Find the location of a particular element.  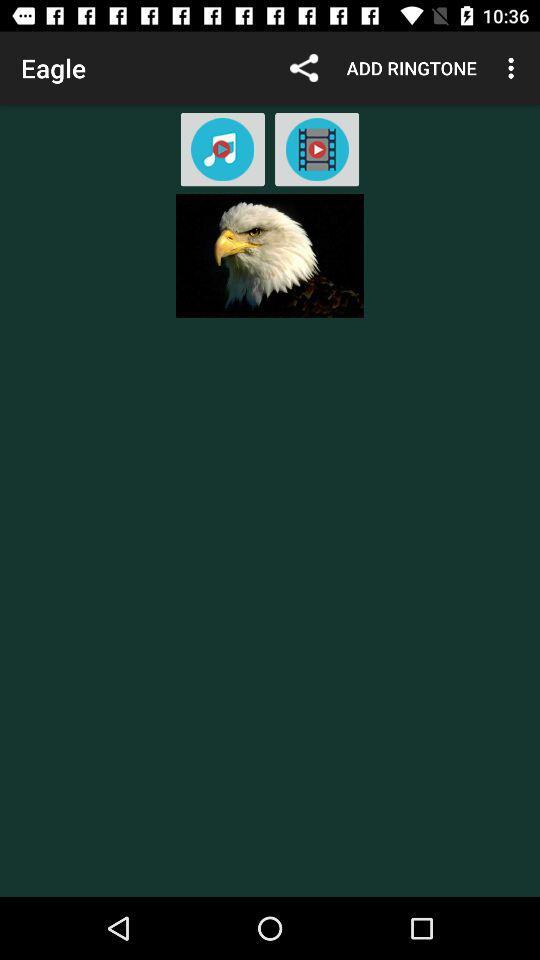

the item to the right of the add ringtone icon is located at coordinates (513, 68).